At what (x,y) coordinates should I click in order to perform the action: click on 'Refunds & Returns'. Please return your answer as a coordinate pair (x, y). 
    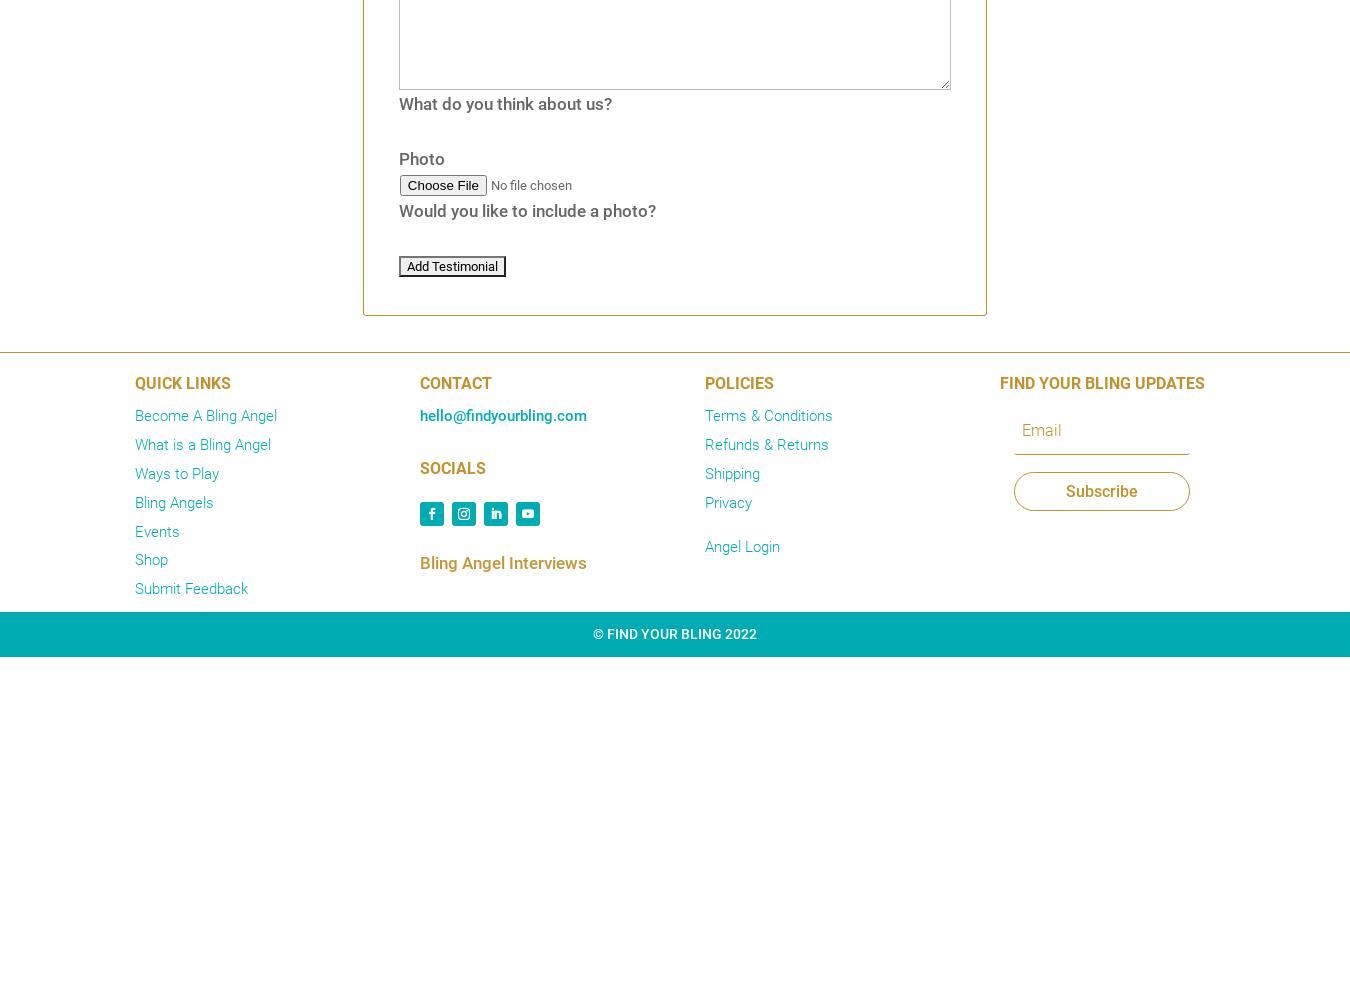
    Looking at the image, I should click on (764, 443).